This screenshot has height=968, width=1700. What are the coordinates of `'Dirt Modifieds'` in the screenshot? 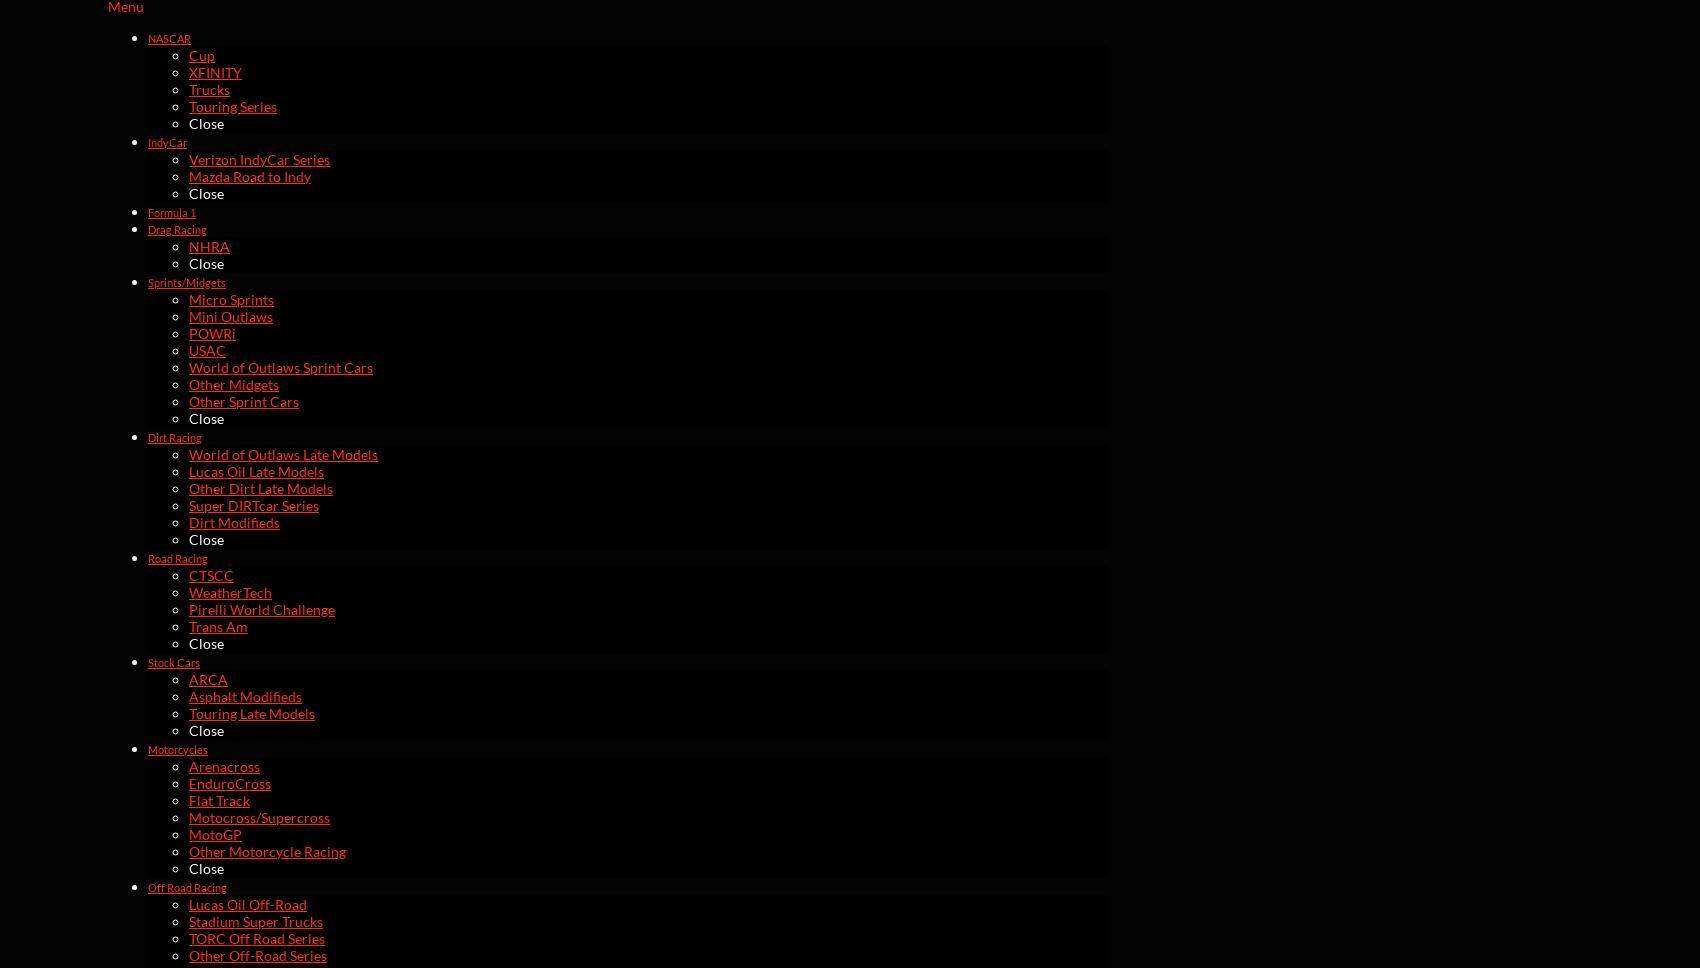 It's located at (234, 521).